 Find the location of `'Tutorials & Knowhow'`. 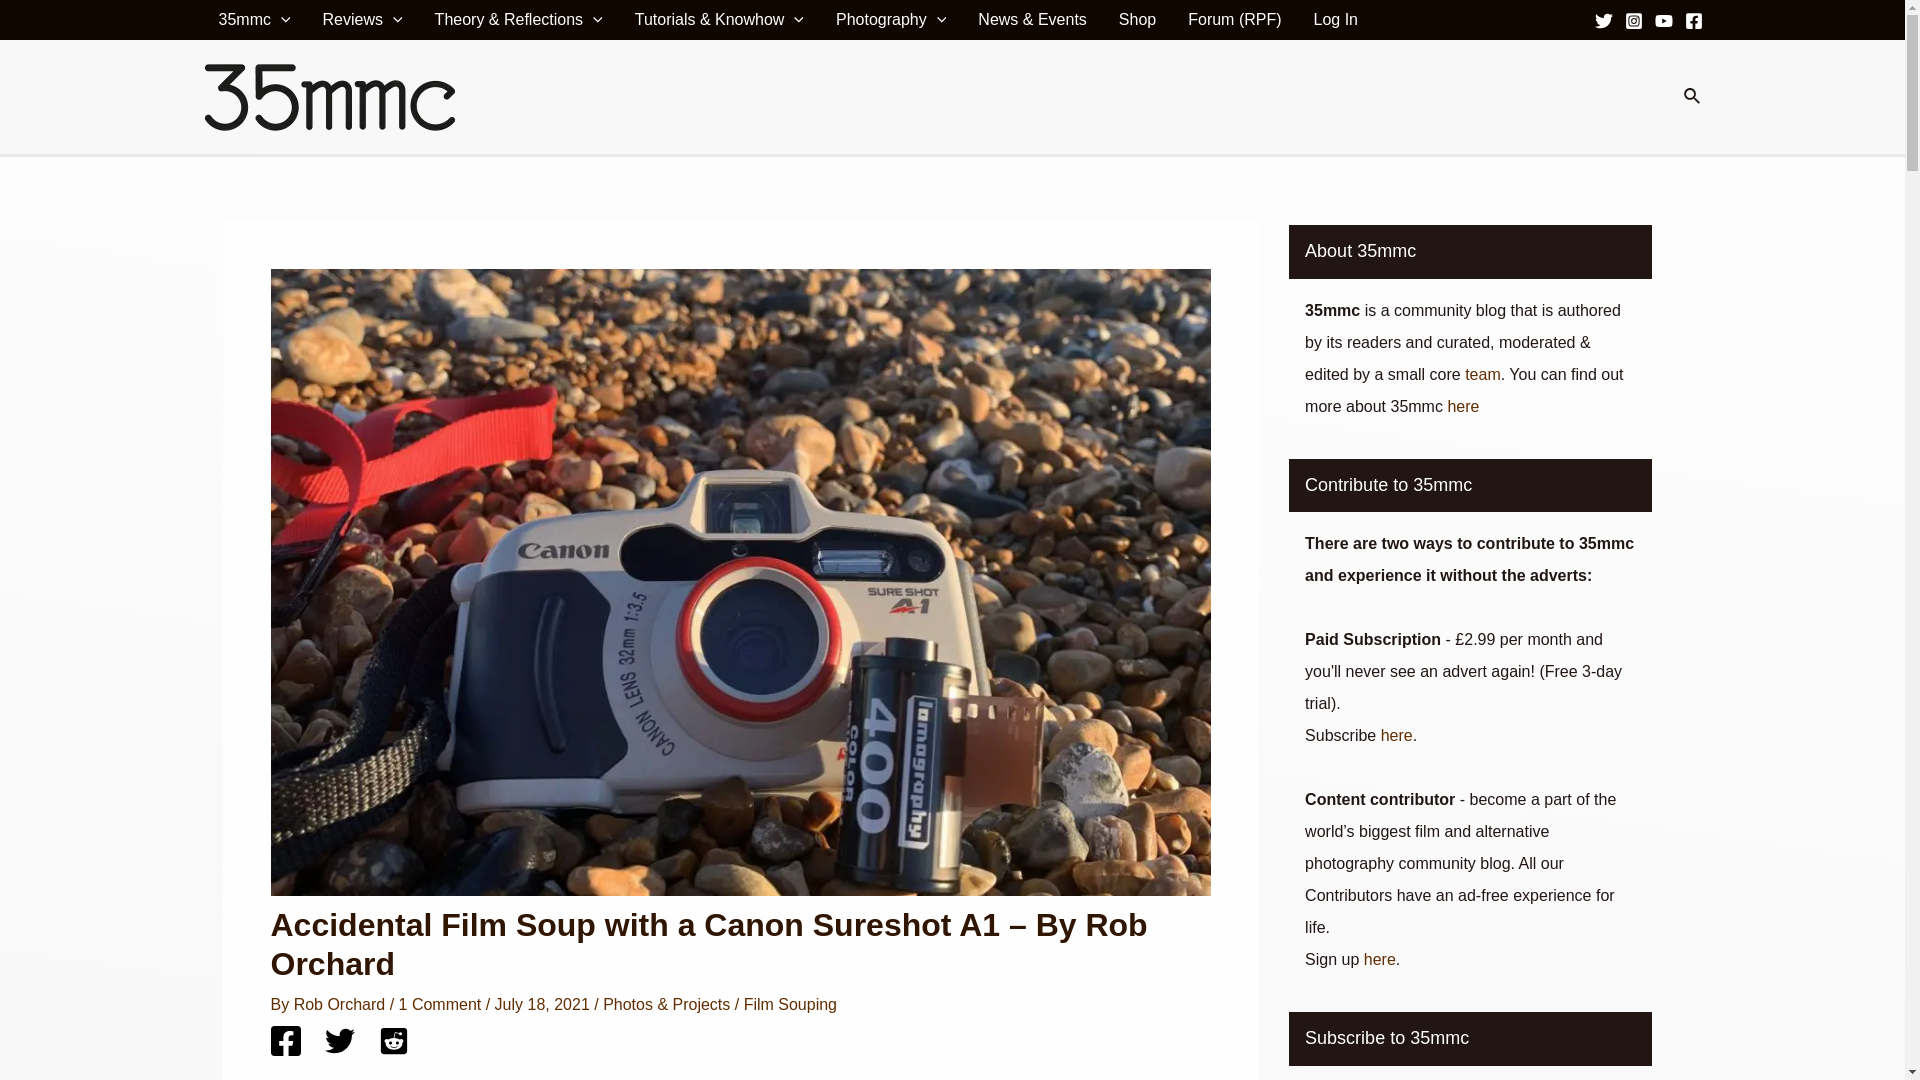

'Tutorials & Knowhow' is located at coordinates (618, 19).